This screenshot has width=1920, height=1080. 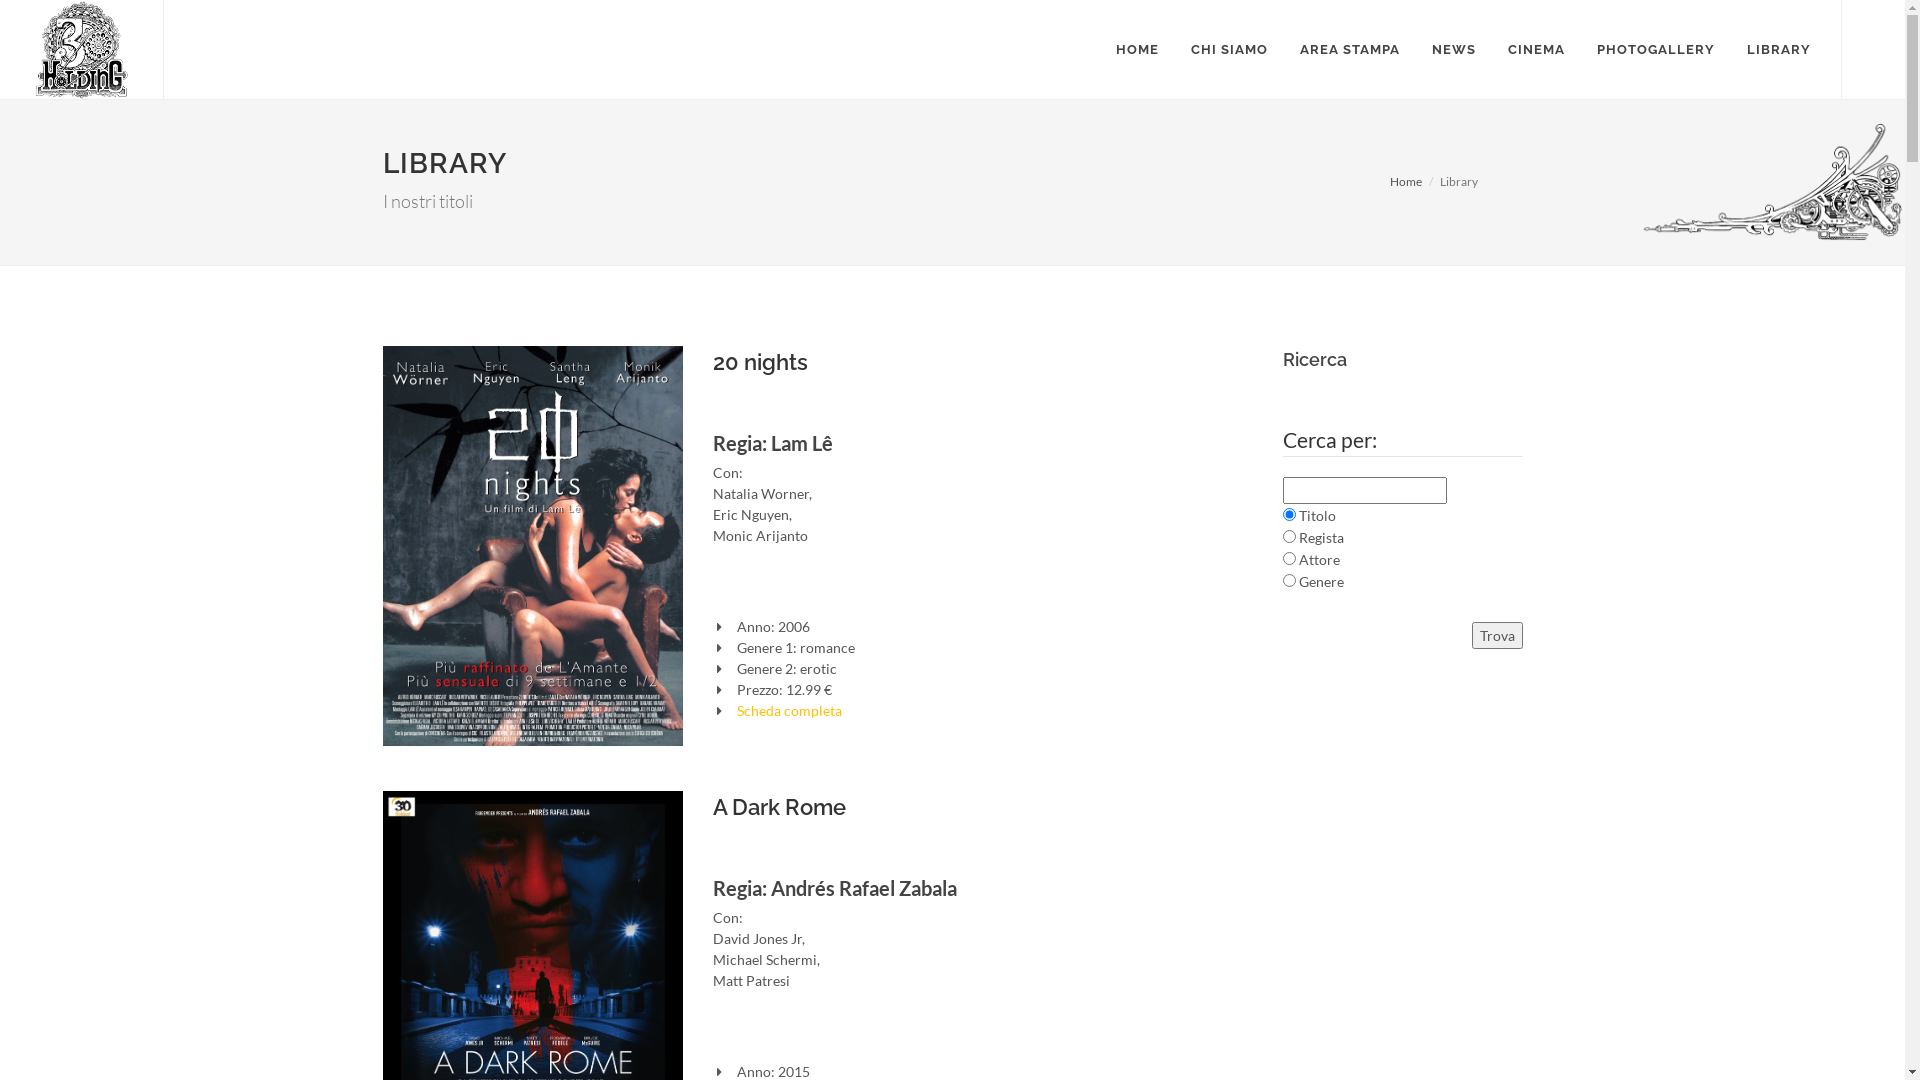 I want to click on 'CHI SIAMO', so click(x=1228, y=49).